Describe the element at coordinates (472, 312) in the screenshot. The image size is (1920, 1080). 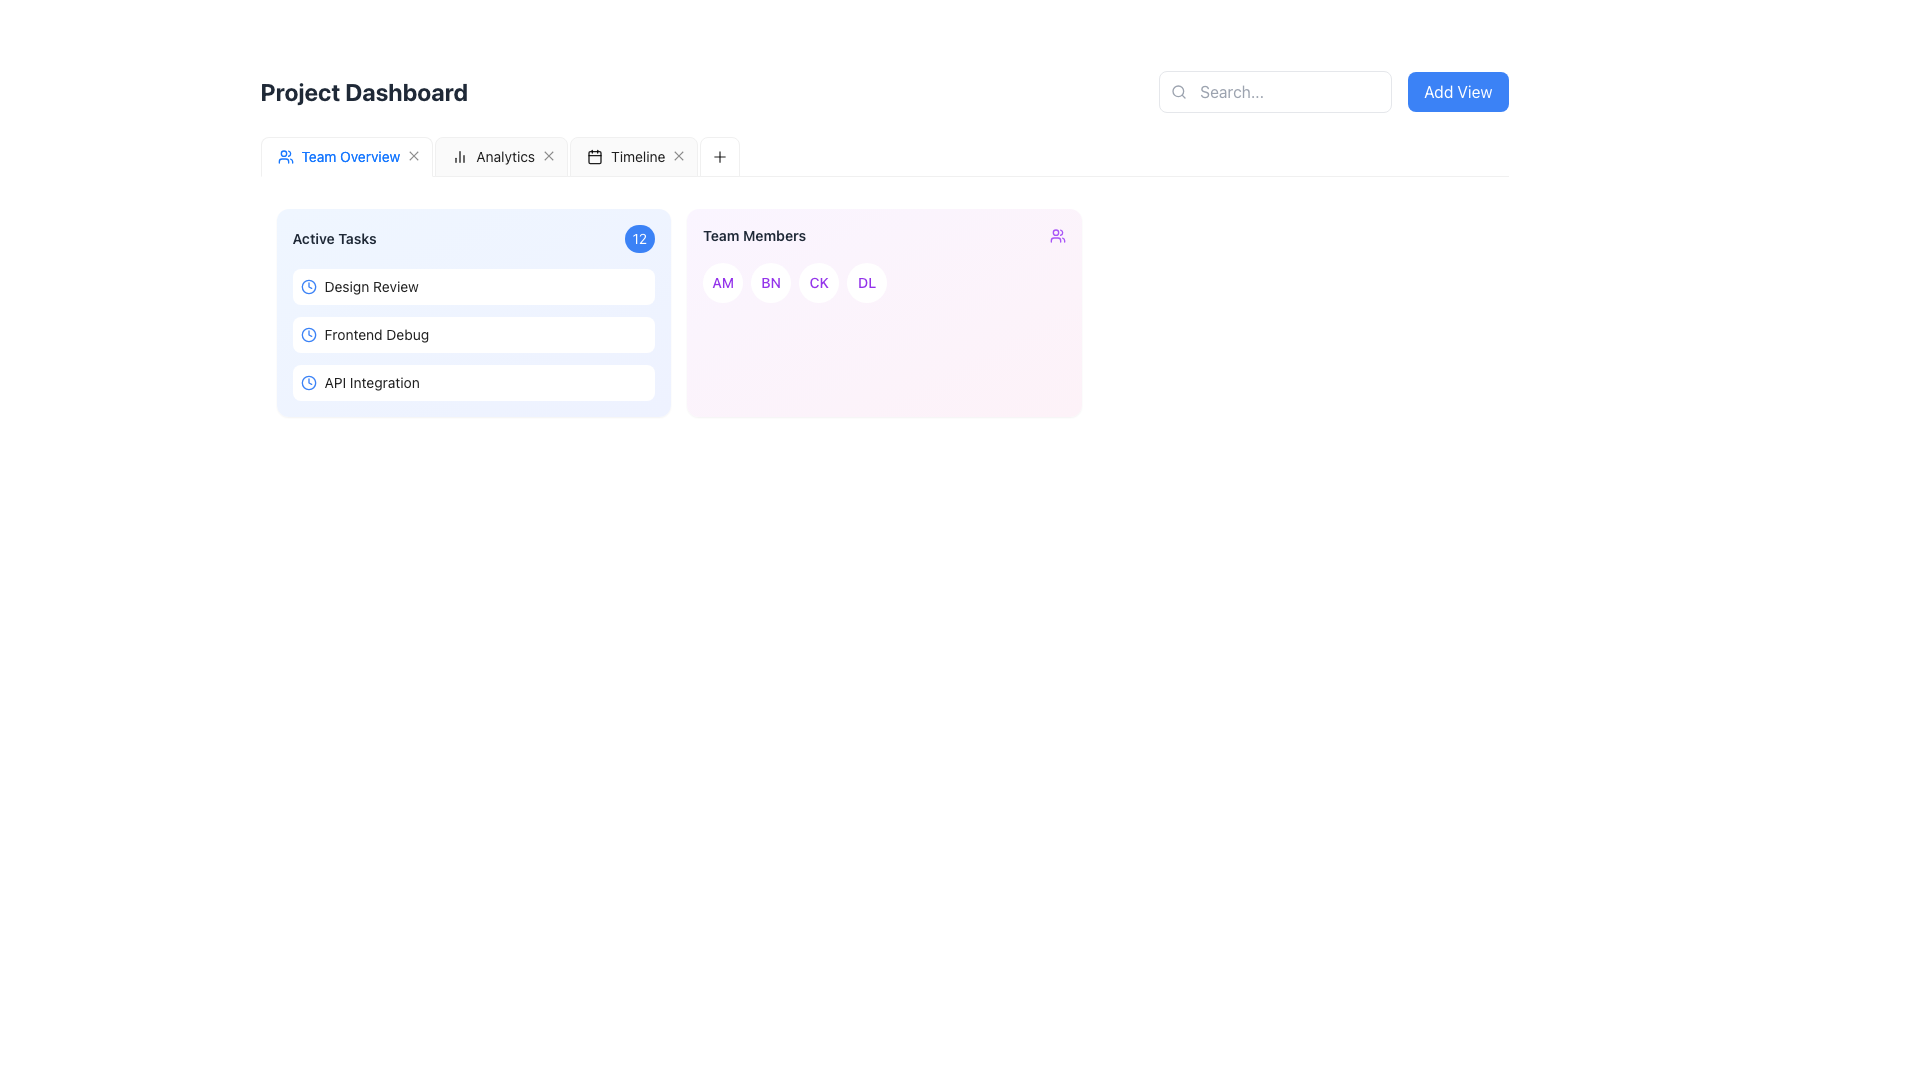
I see `the tasks listed in the overview card displaying active tasks, which is positioned to the left of the 'Team Members' card on the dashboard` at that location.